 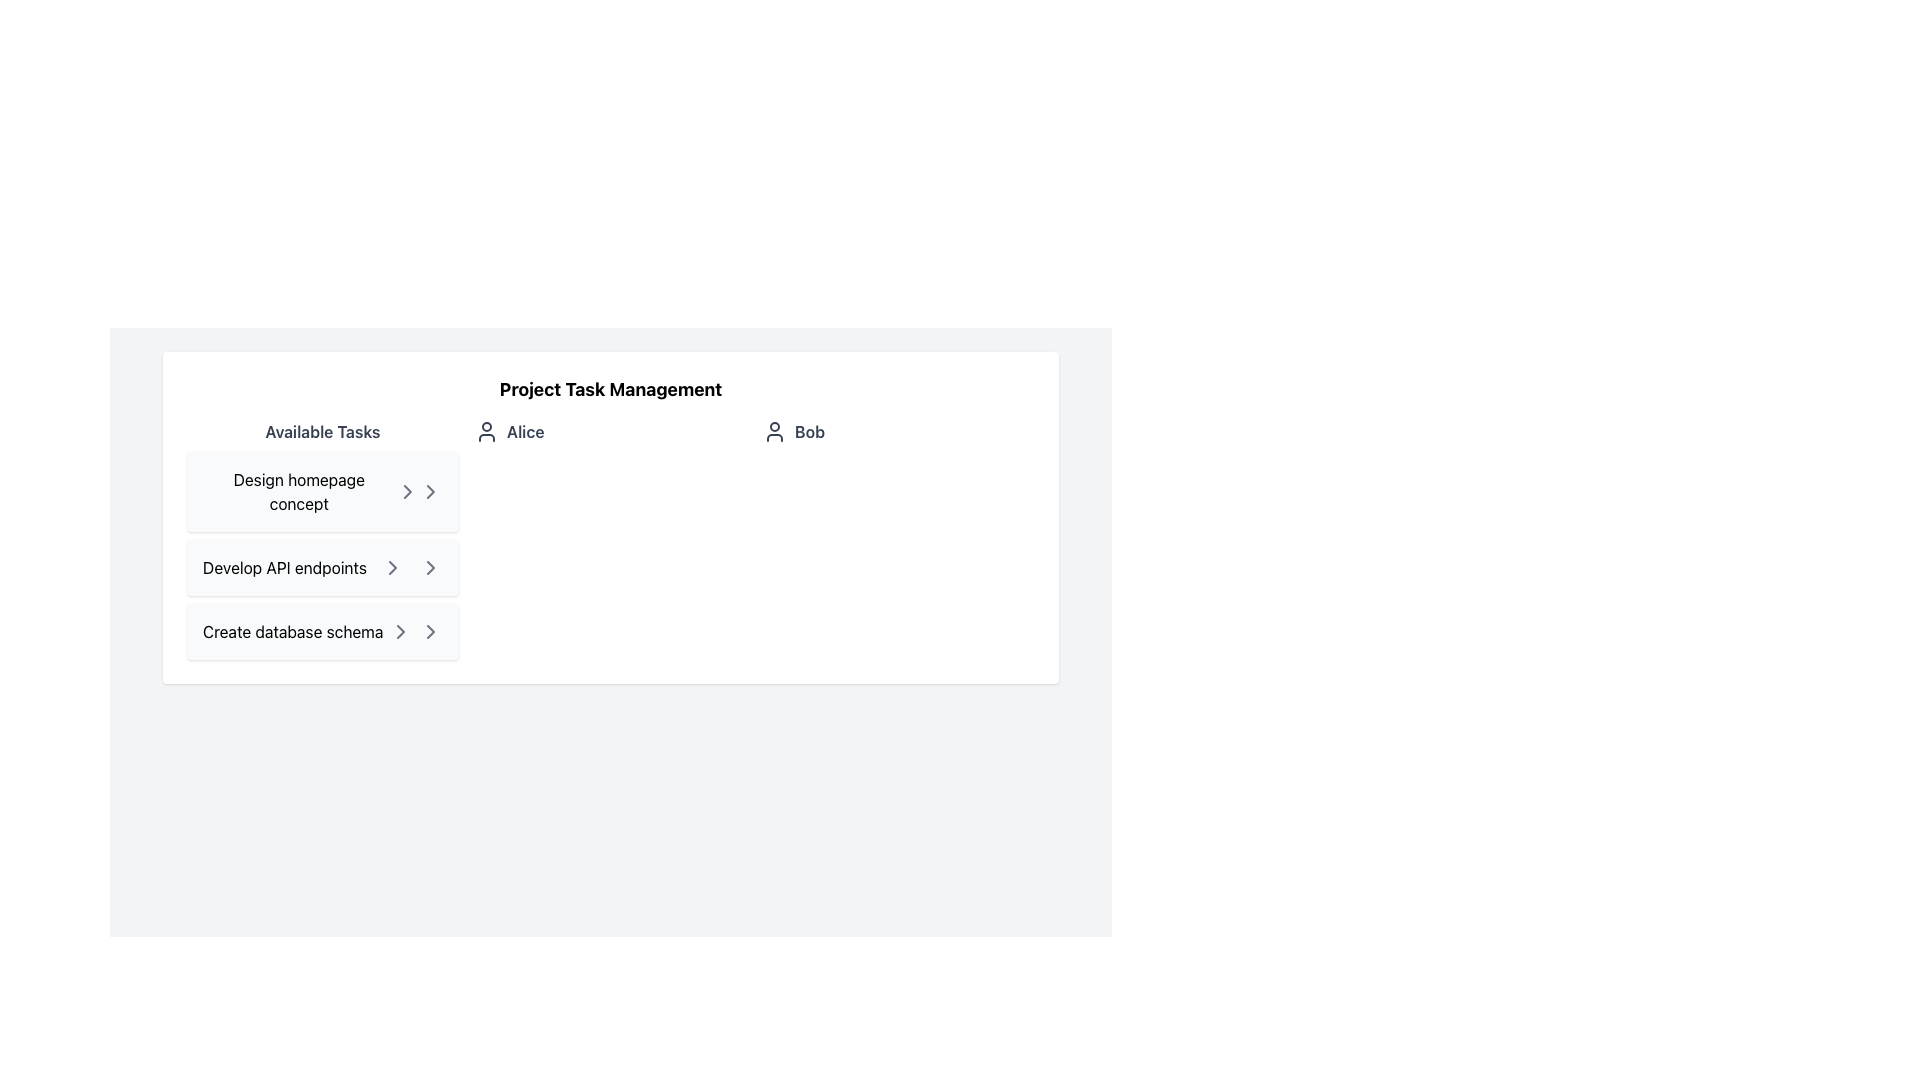 I want to click on the user icon representing 'Alice', located at the top-left area of the 'Project Task Management' section, immediately to the left of the text label 'Alice', so click(x=486, y=431).